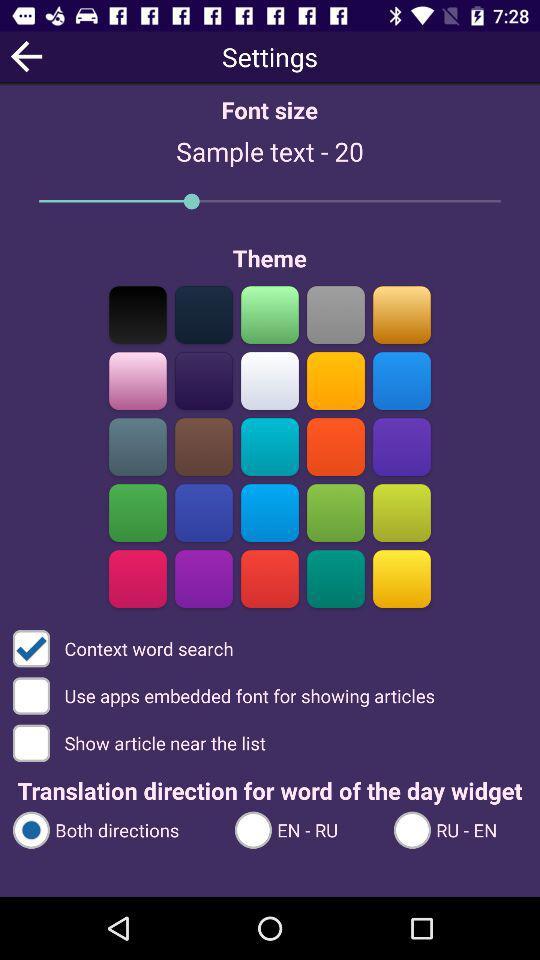 This screenshot has width=540, height=960. What do you see at coordinates (203, 380) in the screenshot?
I see `this colour option` at bounding box center [203, 380].